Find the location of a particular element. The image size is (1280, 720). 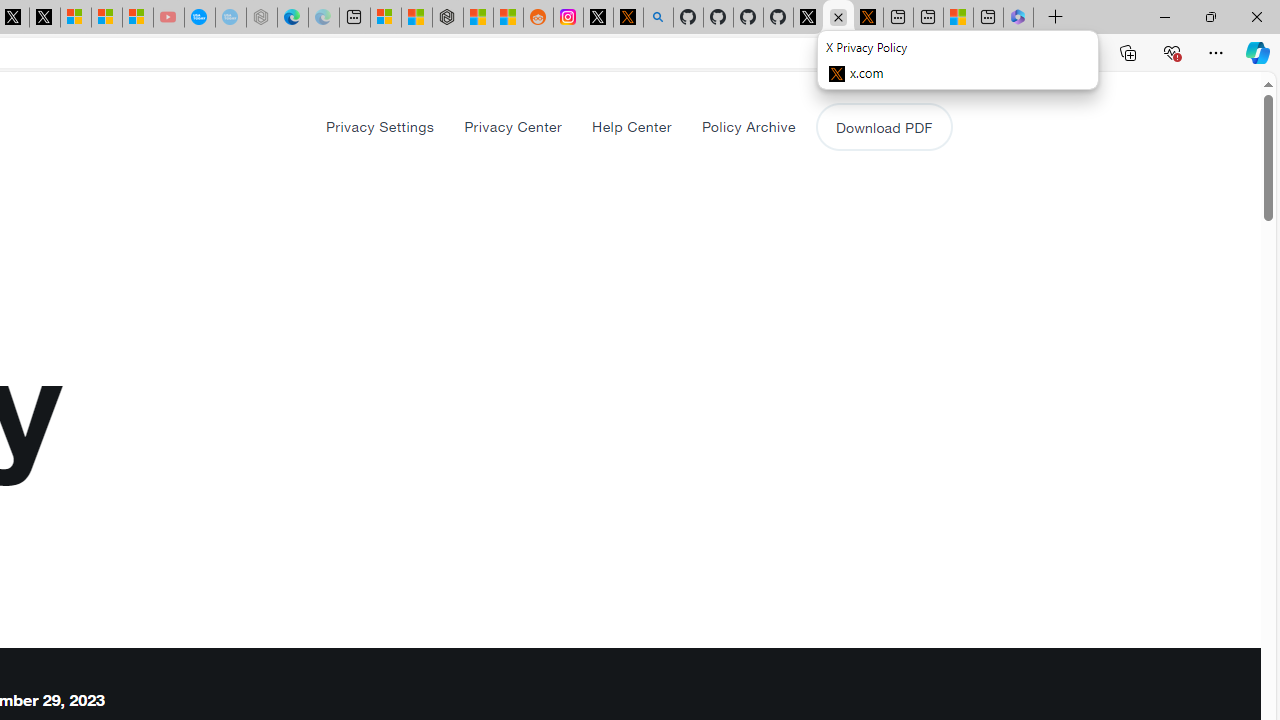

'Profile / X' is located at coordinates (808, 17).